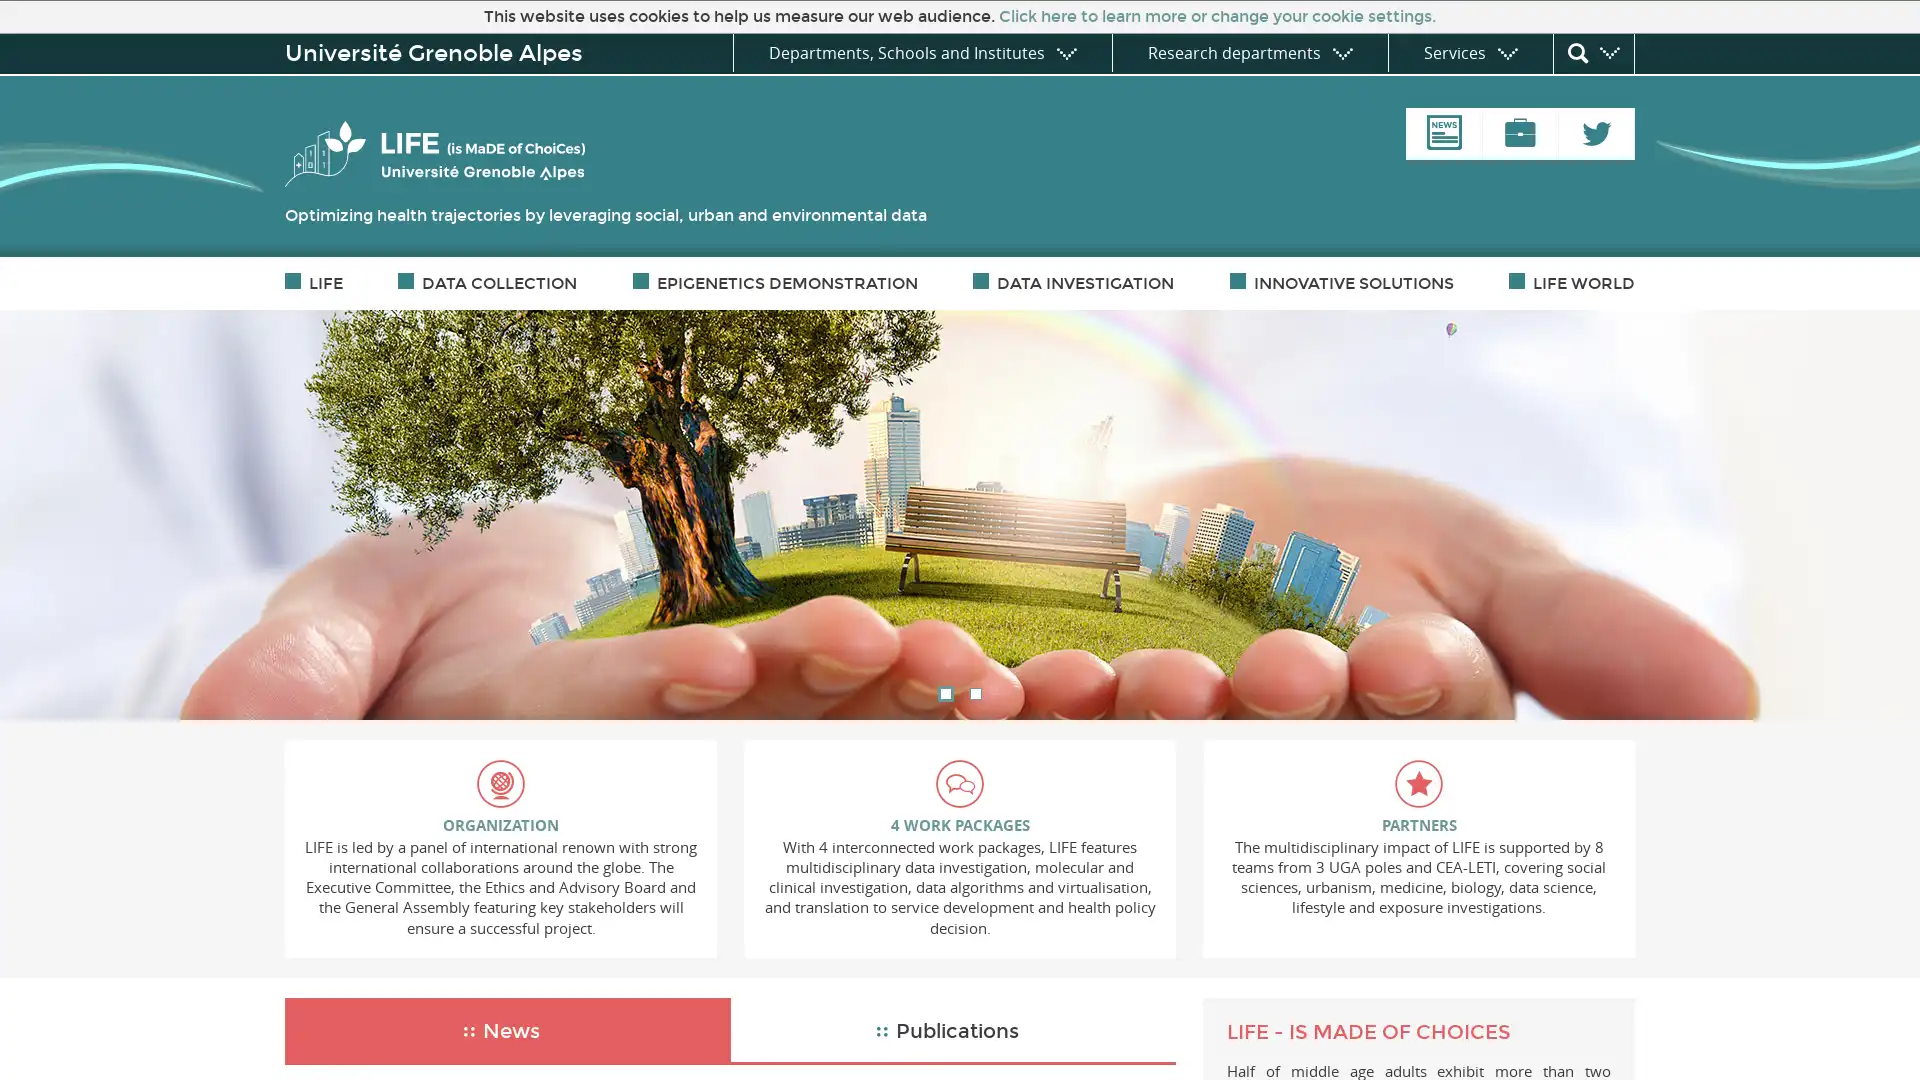 The image size is (1920, 1080). I want to click on Research departments, so click(1248, 52).